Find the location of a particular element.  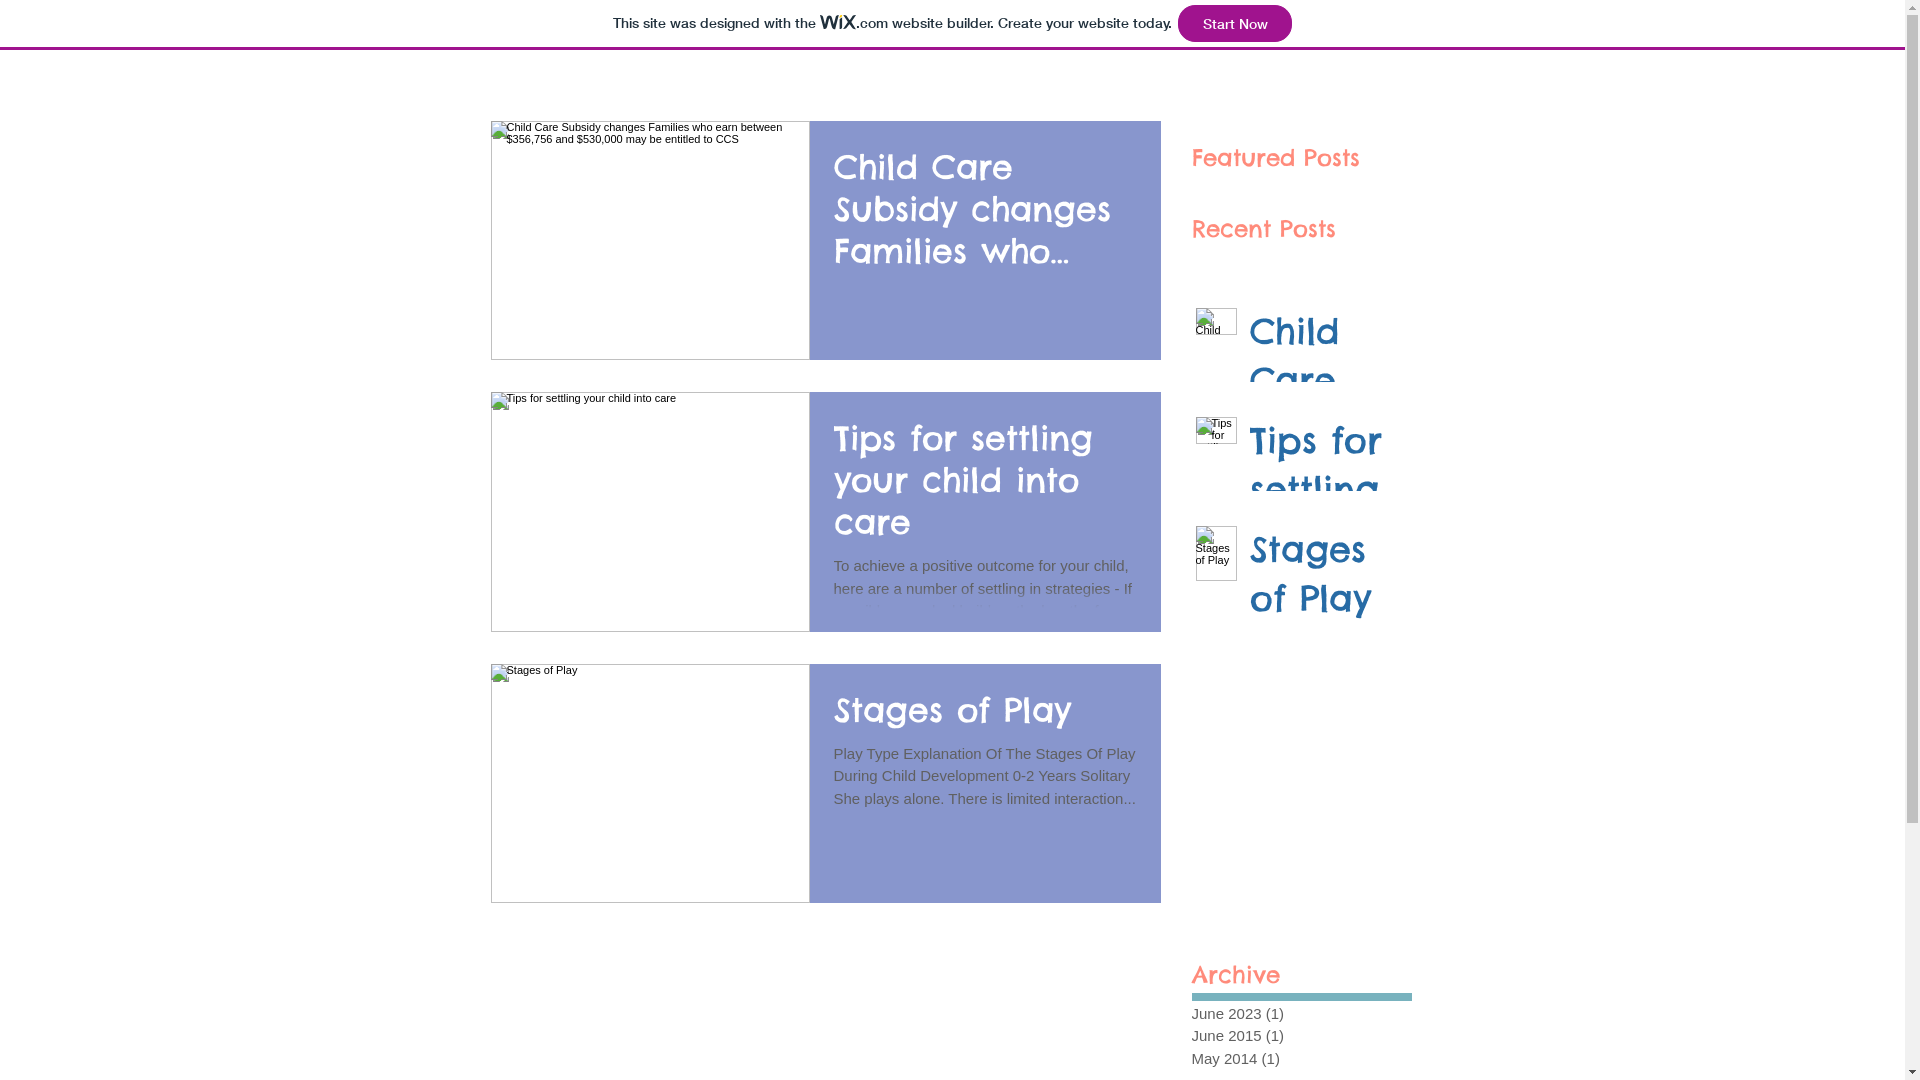

'May 2014 (1)' is located at coordinates (1296, 1058).